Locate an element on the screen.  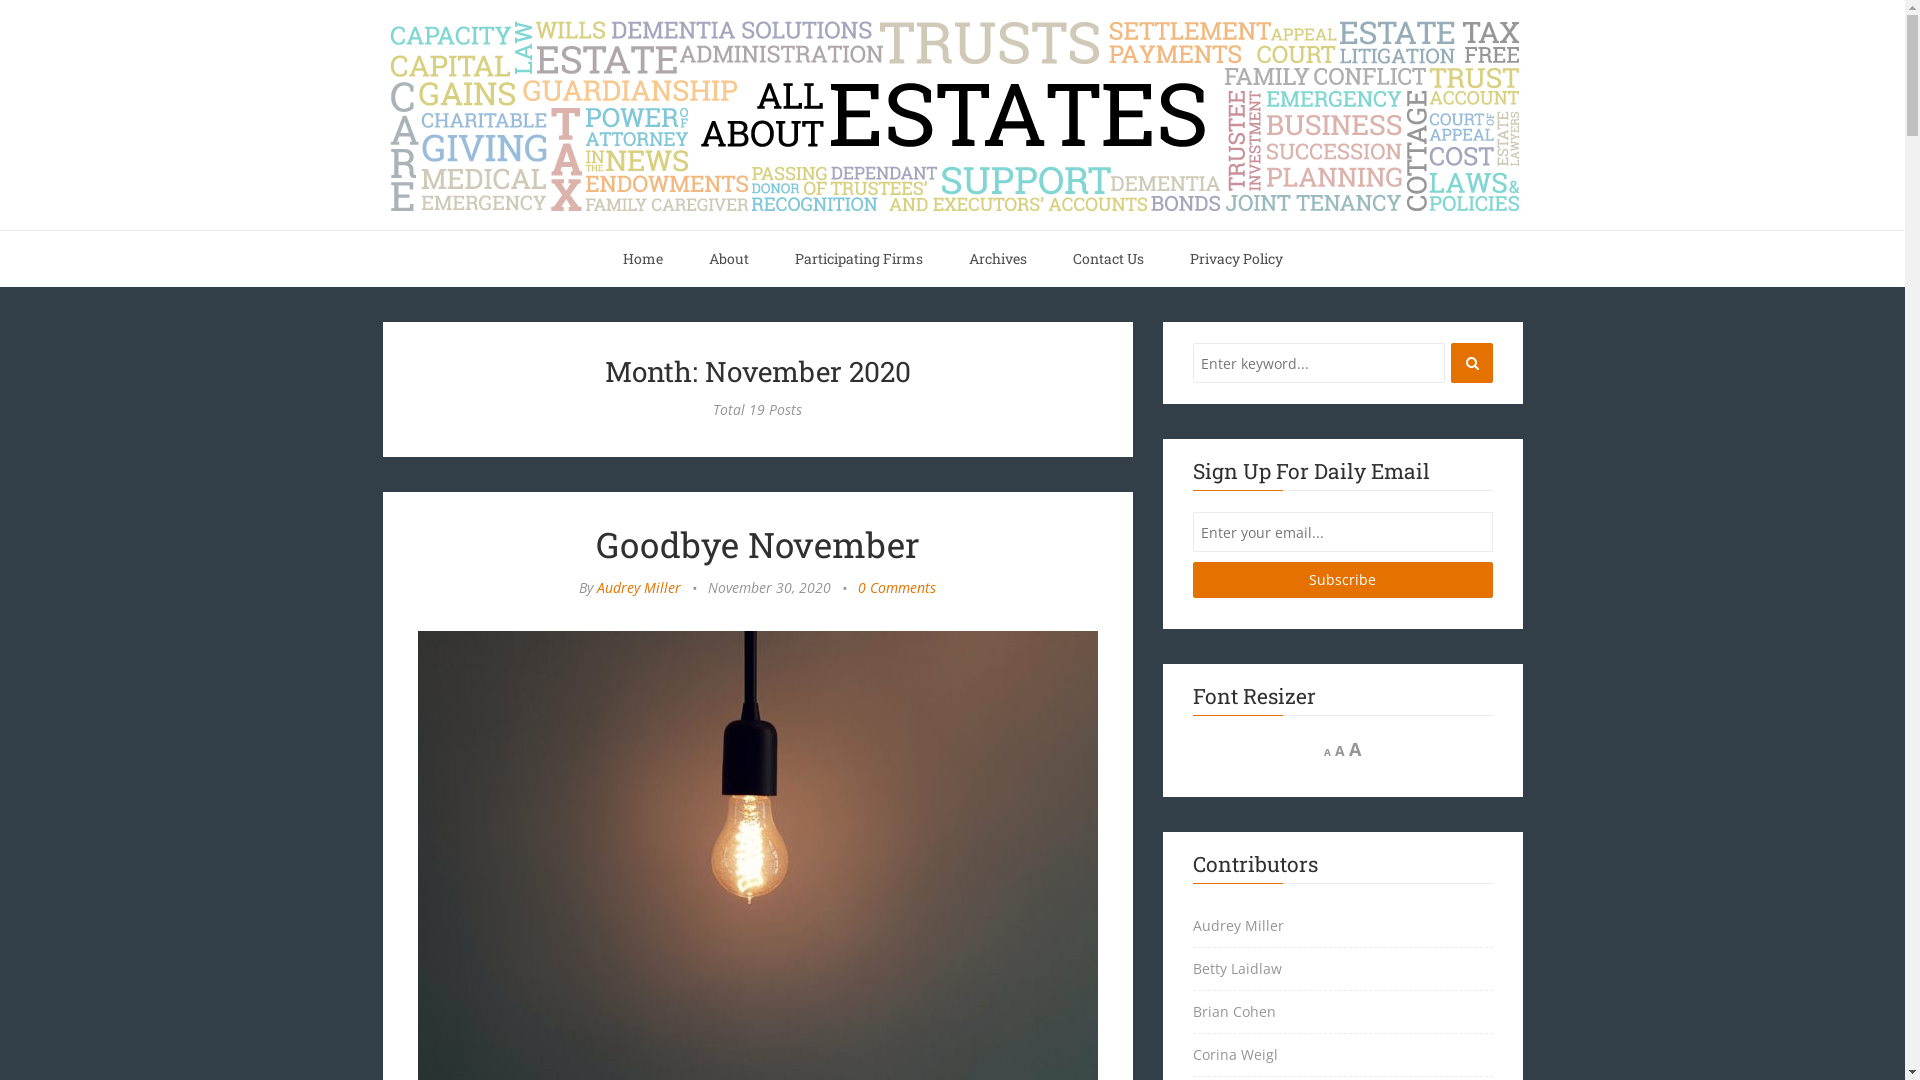
'Brian Cohen' is located at coordinates (1191, 1012).